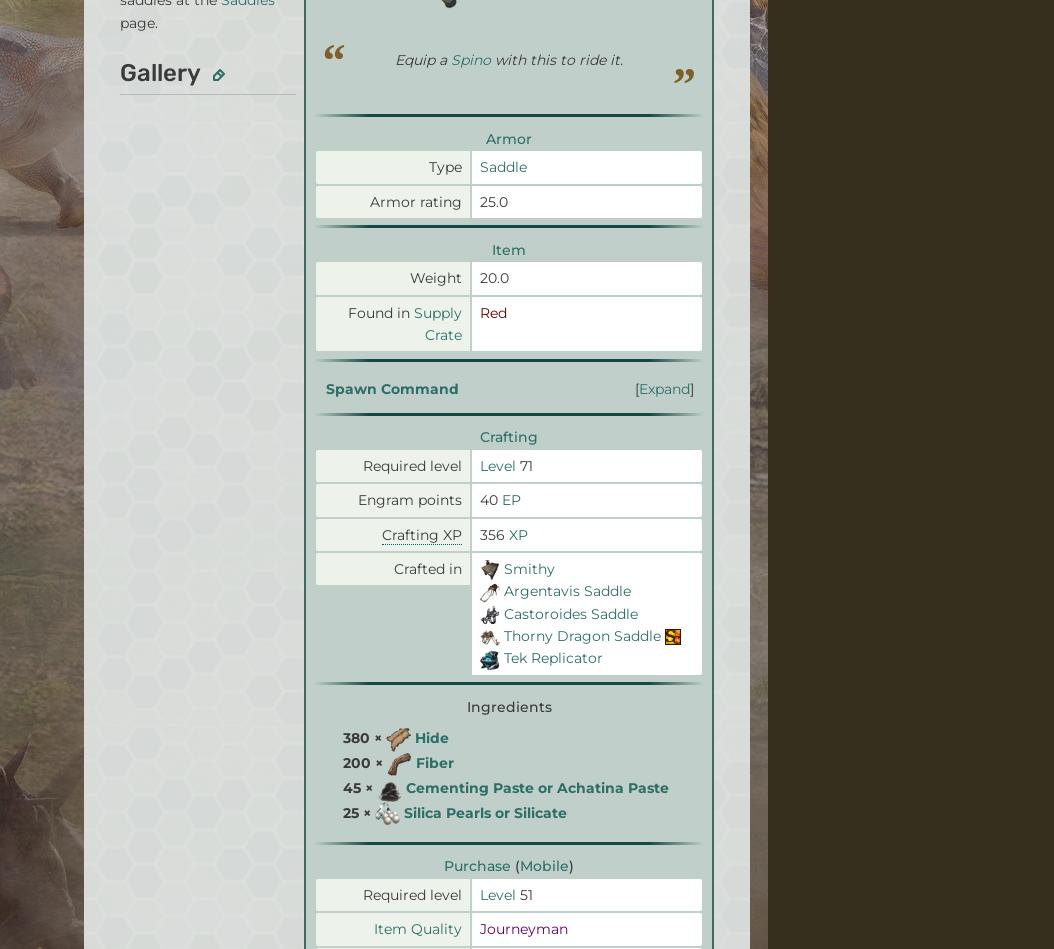 The image size is (1054, 949). What do you see at coordinates (476, 326) in the screenshot?
I see `'Privacy Policy'` at bounding box center [476, 326].